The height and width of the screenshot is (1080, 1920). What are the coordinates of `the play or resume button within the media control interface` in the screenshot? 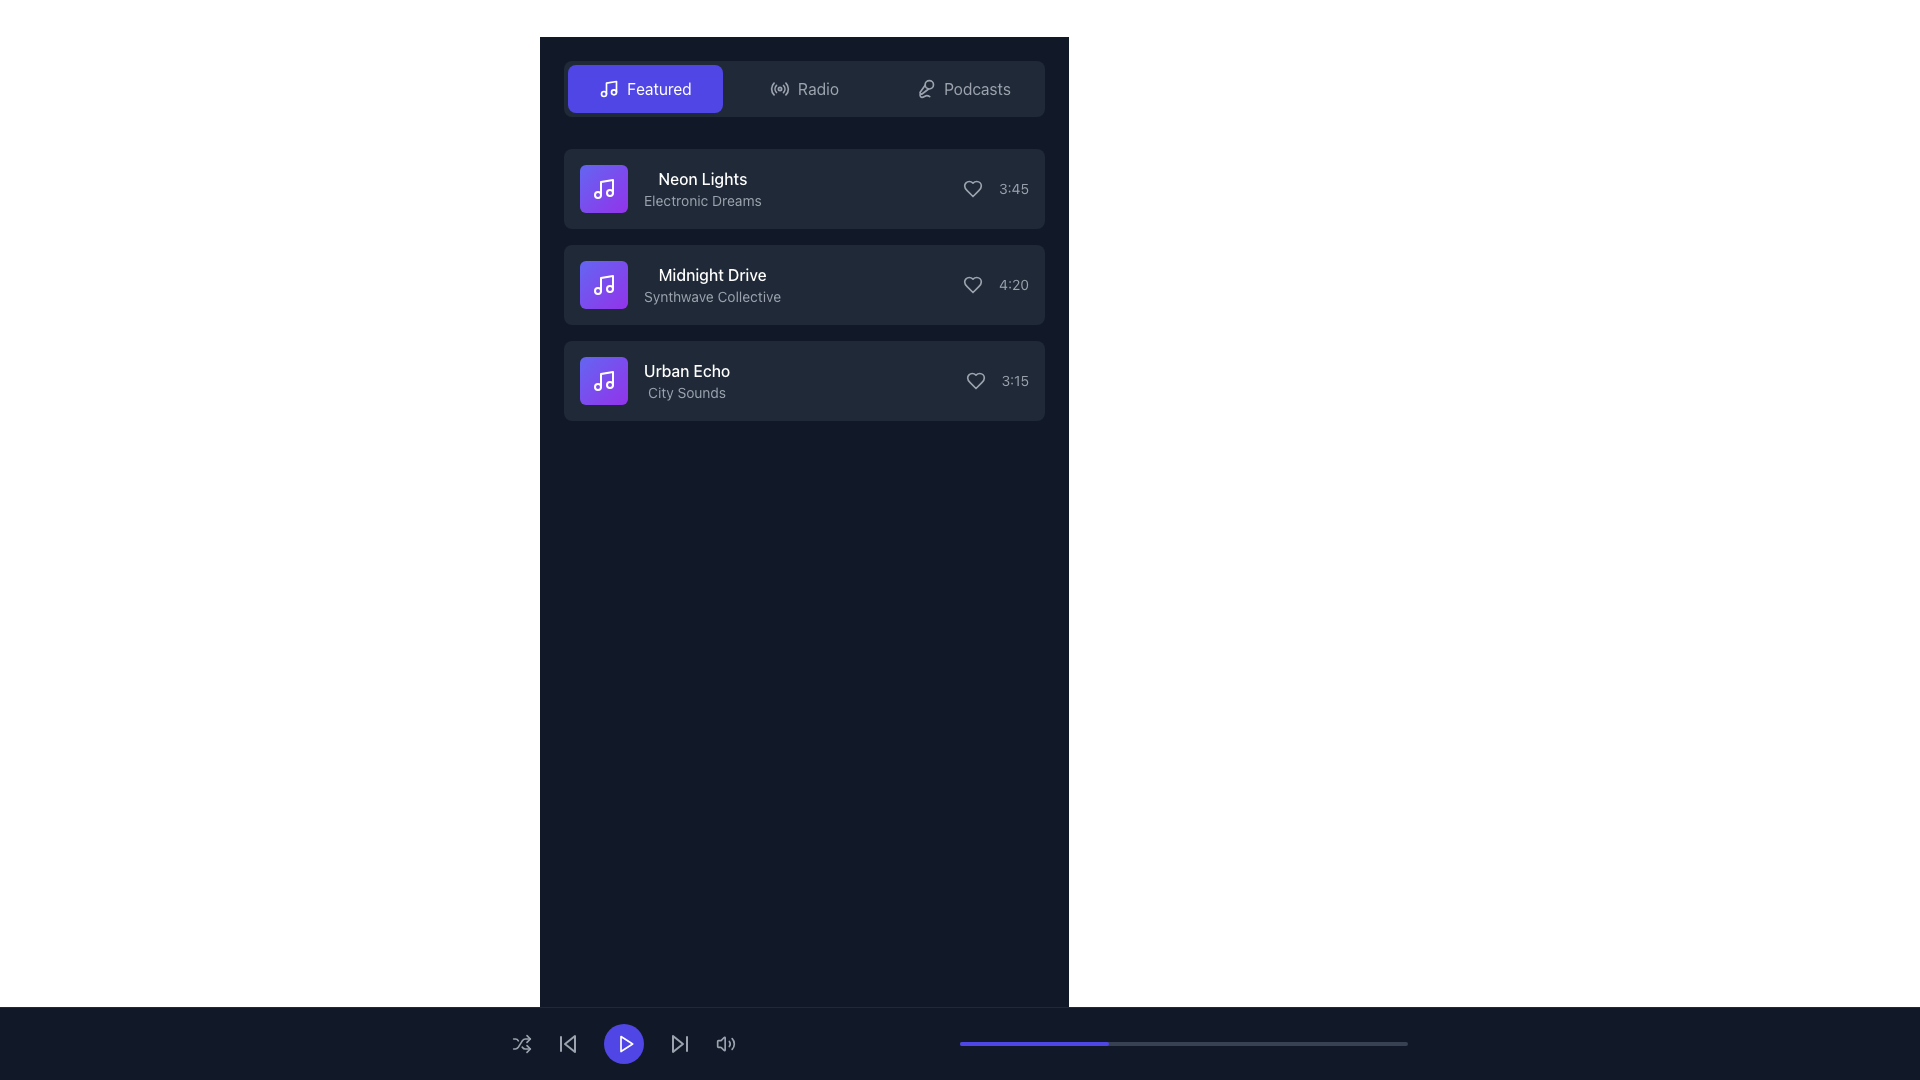 It's located at (625, 1043).